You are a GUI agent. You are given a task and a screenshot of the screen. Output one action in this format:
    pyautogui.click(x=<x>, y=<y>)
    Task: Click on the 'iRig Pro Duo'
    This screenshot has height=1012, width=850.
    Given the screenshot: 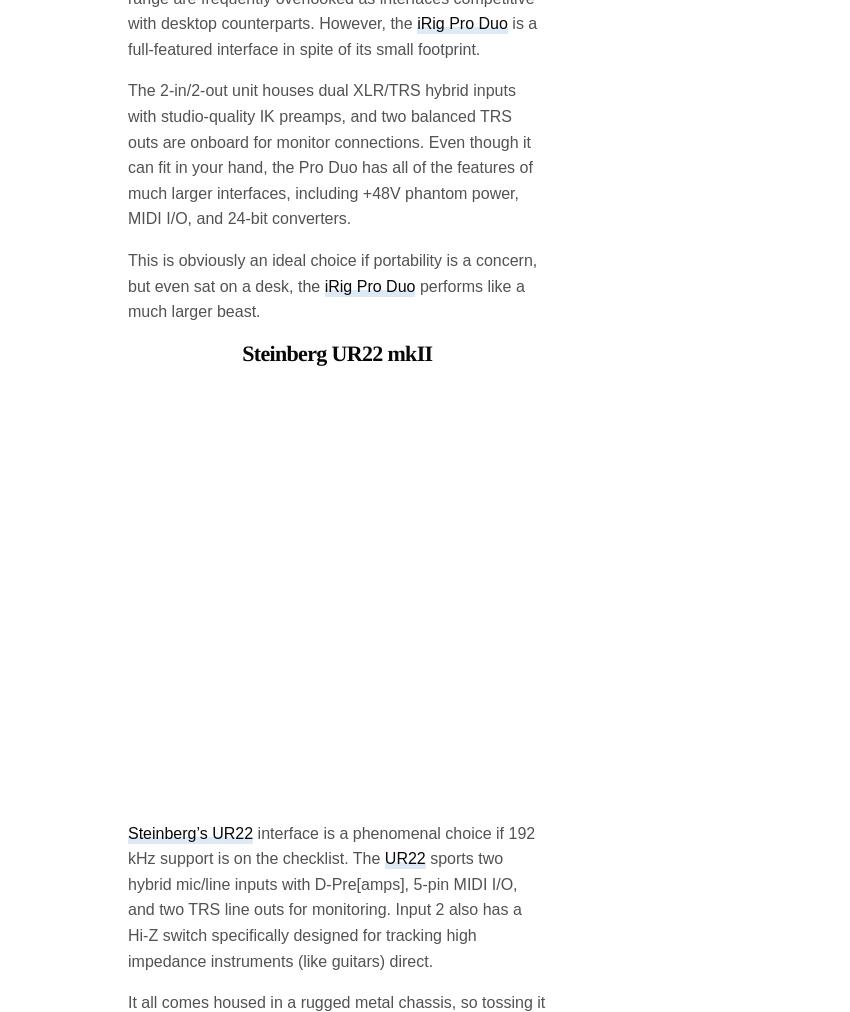 What is the action you would take?
    pyautogui.click(x=368, y=123)
    